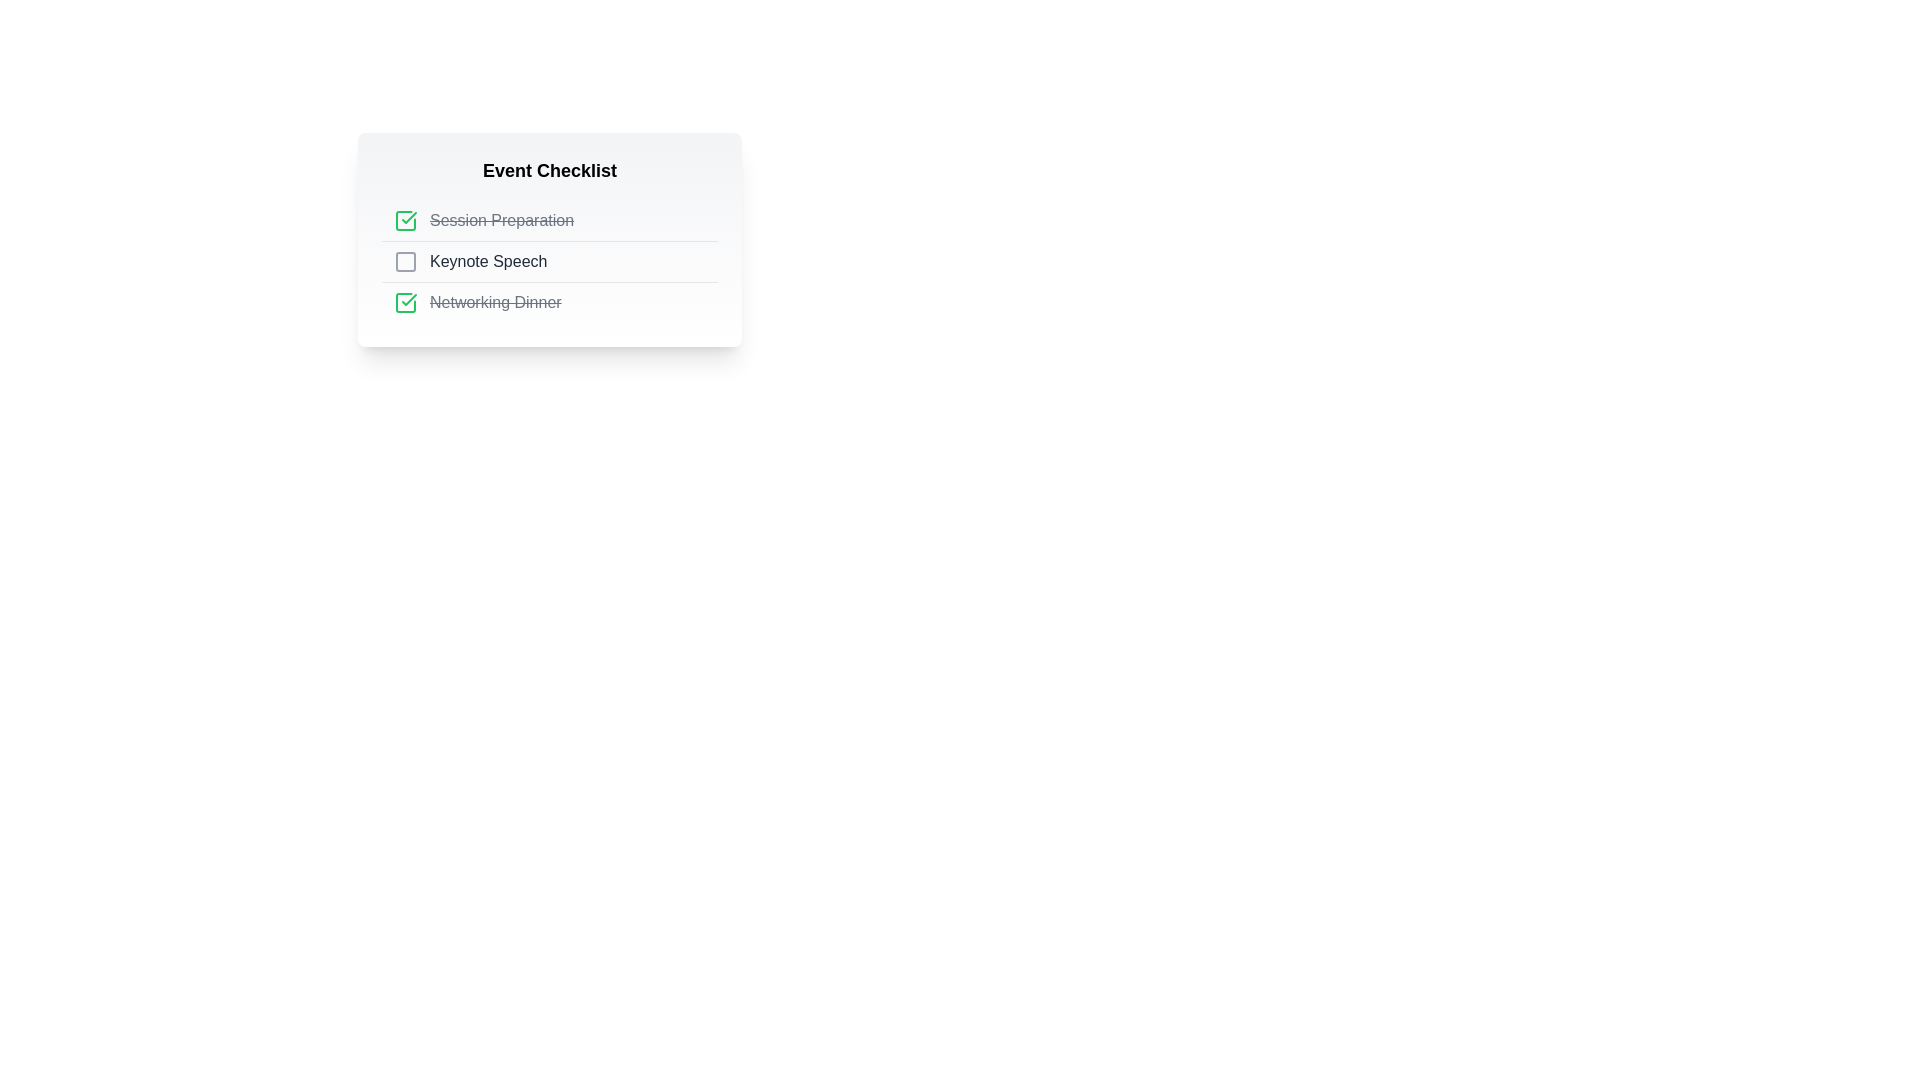  I want to click on the visual indicator icon representing the completion state of the 'Session Preparation' item, so click(405, 220).